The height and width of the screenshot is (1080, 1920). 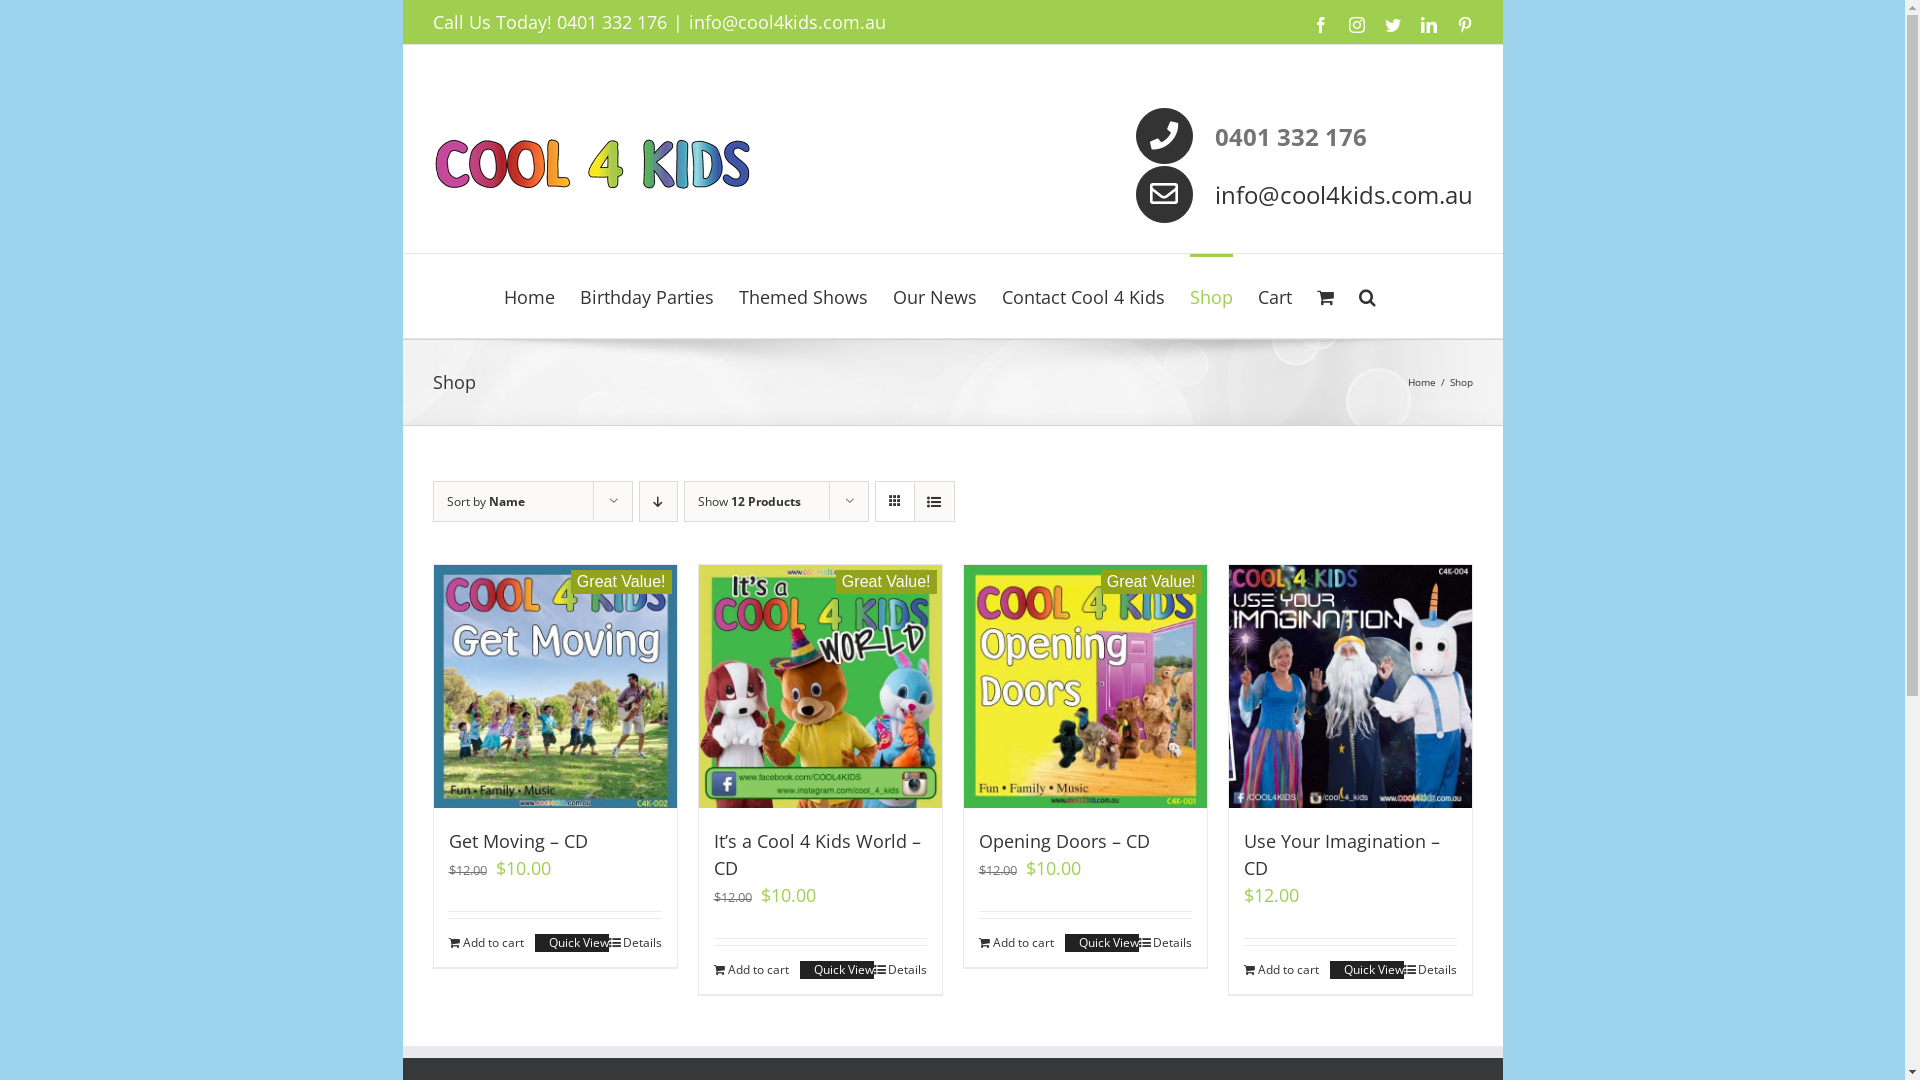 What do you see at coordinates (1464, 24) in the screenshot?
I see `'Pinterest'` at bounding box center [1464, 24].